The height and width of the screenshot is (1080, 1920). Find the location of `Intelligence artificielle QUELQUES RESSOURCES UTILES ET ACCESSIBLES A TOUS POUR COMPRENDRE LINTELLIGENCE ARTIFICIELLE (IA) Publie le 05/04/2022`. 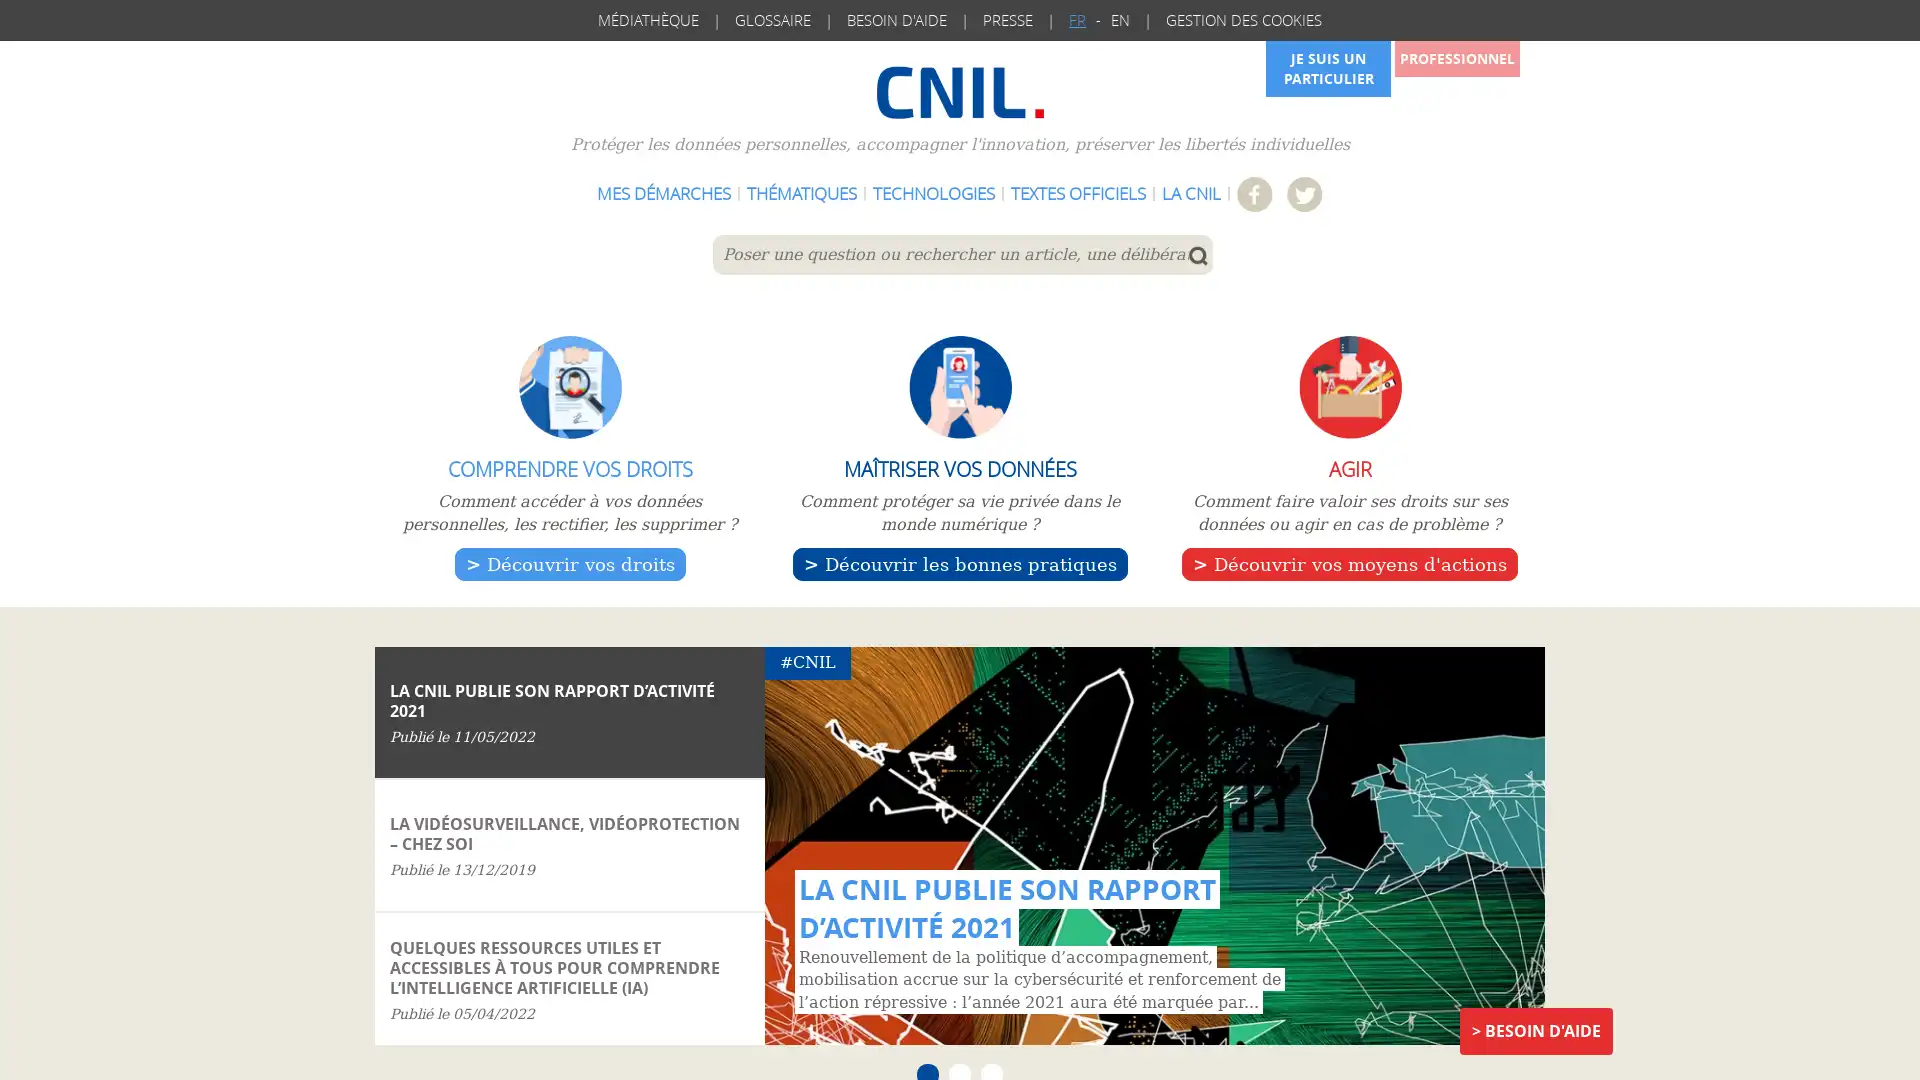

Intelligence artificielle QUELQUES RESSOURCES UTILES ET ACCESSIBLES A TOUS POUR COMPRENDRE LINTELLIGENCE ARTIFICIELLE (IA) Publie le 05/04/2022 is located at coordinates (569, 977).